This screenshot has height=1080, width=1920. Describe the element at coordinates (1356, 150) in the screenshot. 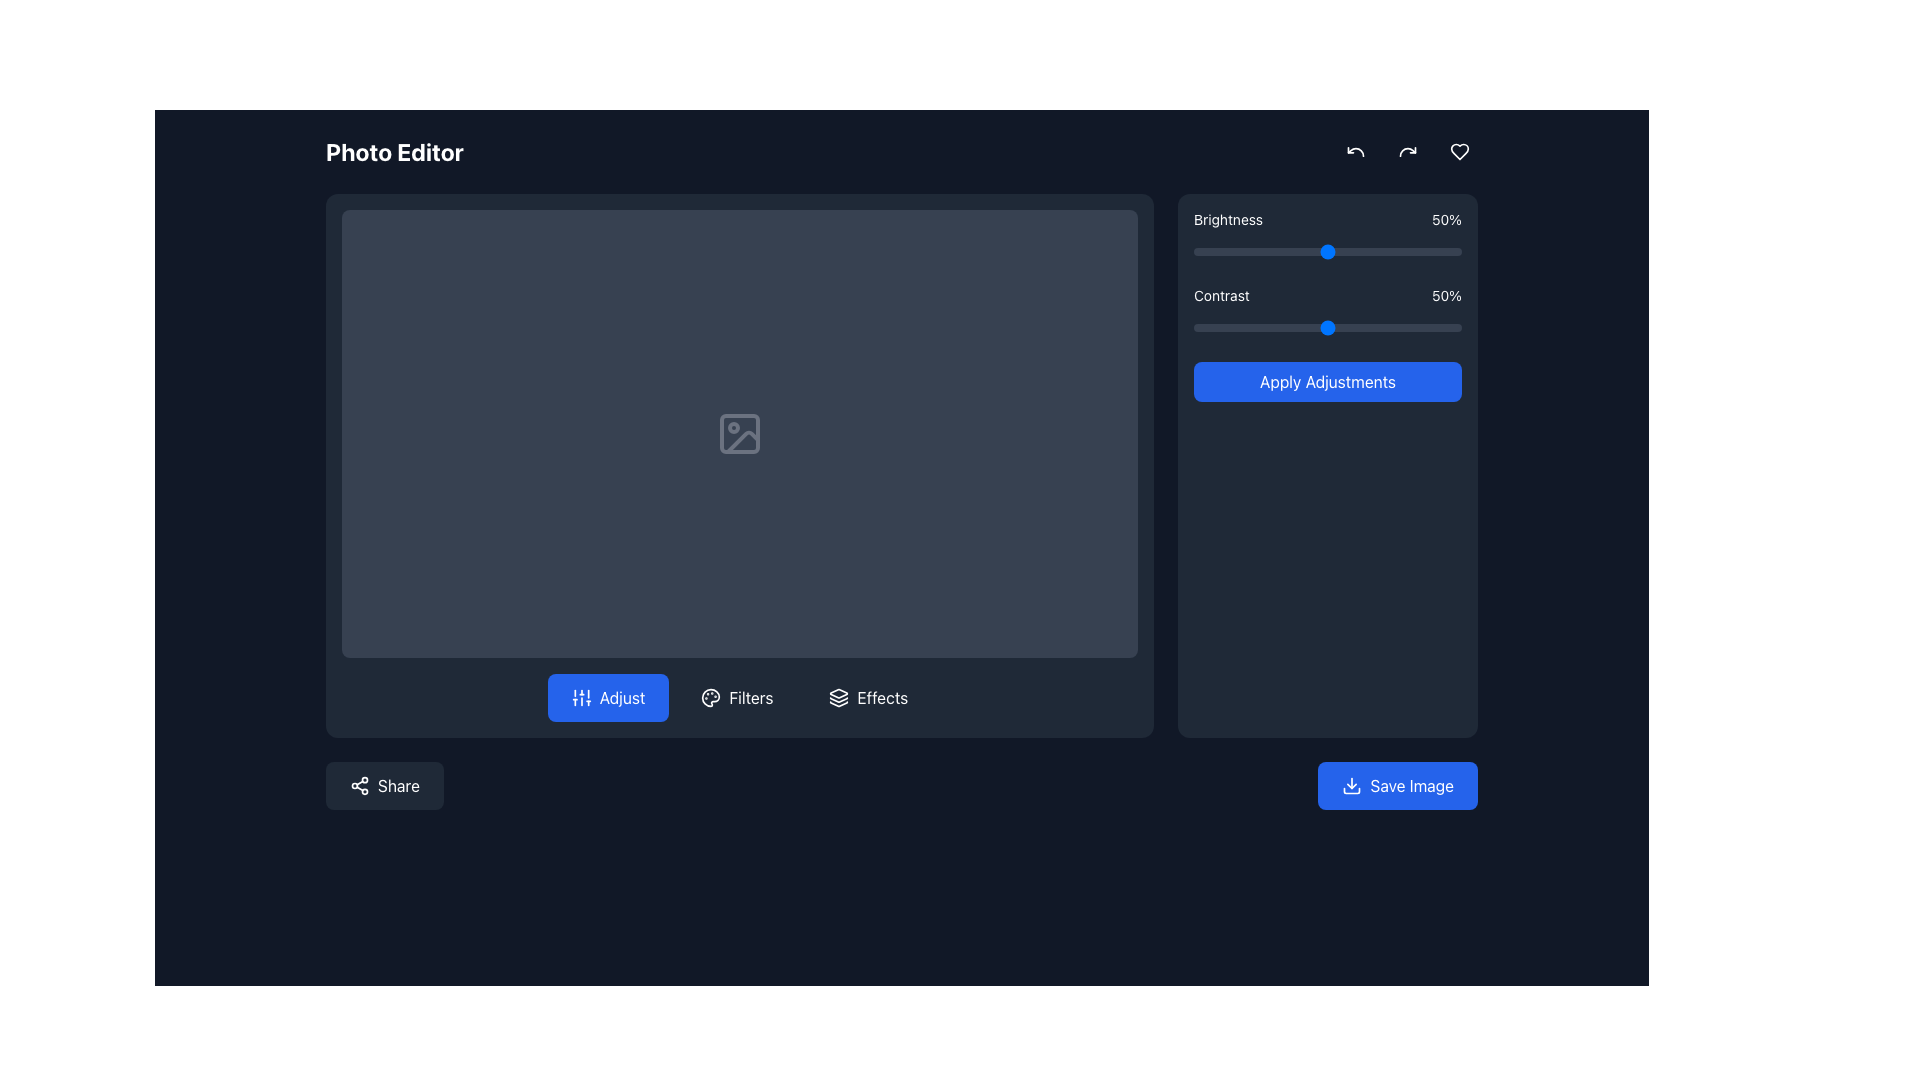

I see `the undo button located at the top-right corner of the interface, to the left of the redo icon` at that location.